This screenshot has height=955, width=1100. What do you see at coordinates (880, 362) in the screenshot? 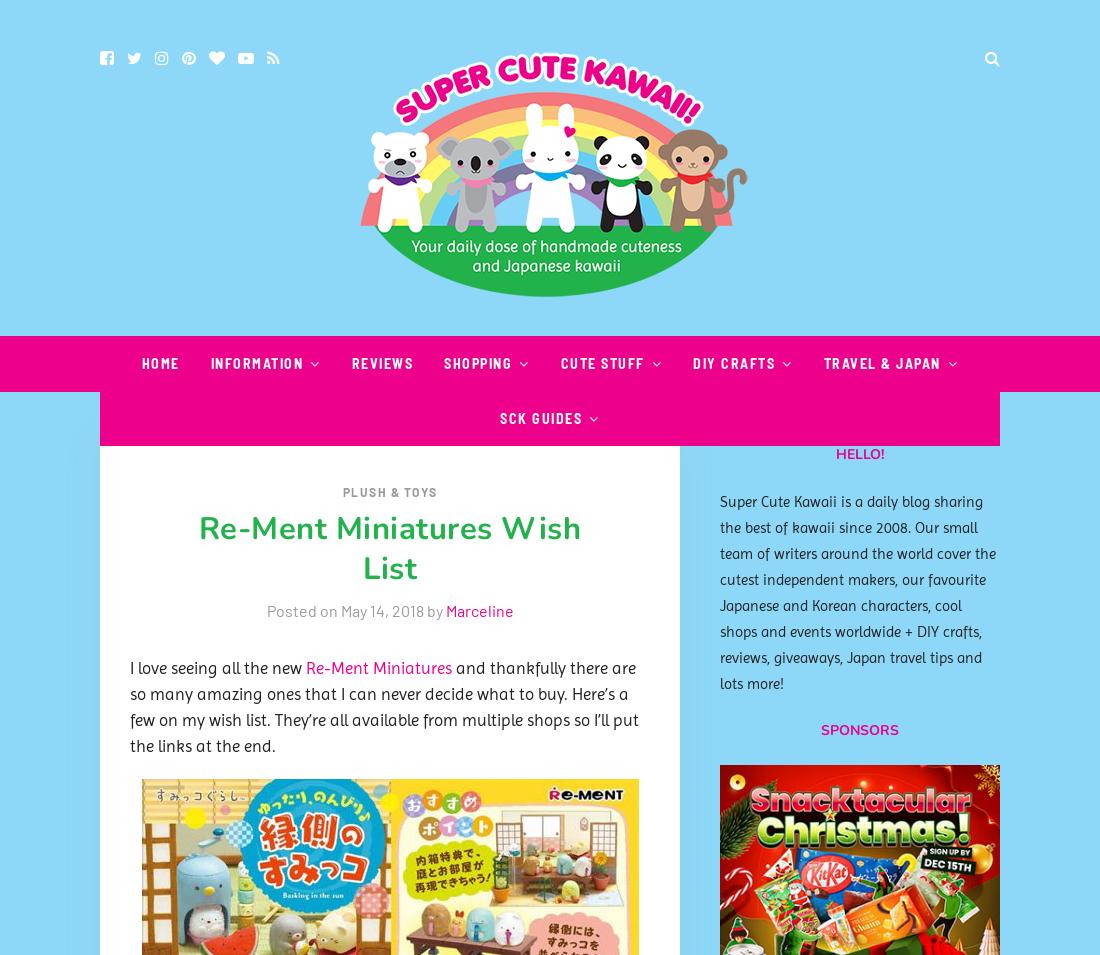
I see `'Travel & Japan'` at bounding box center [880, 362].